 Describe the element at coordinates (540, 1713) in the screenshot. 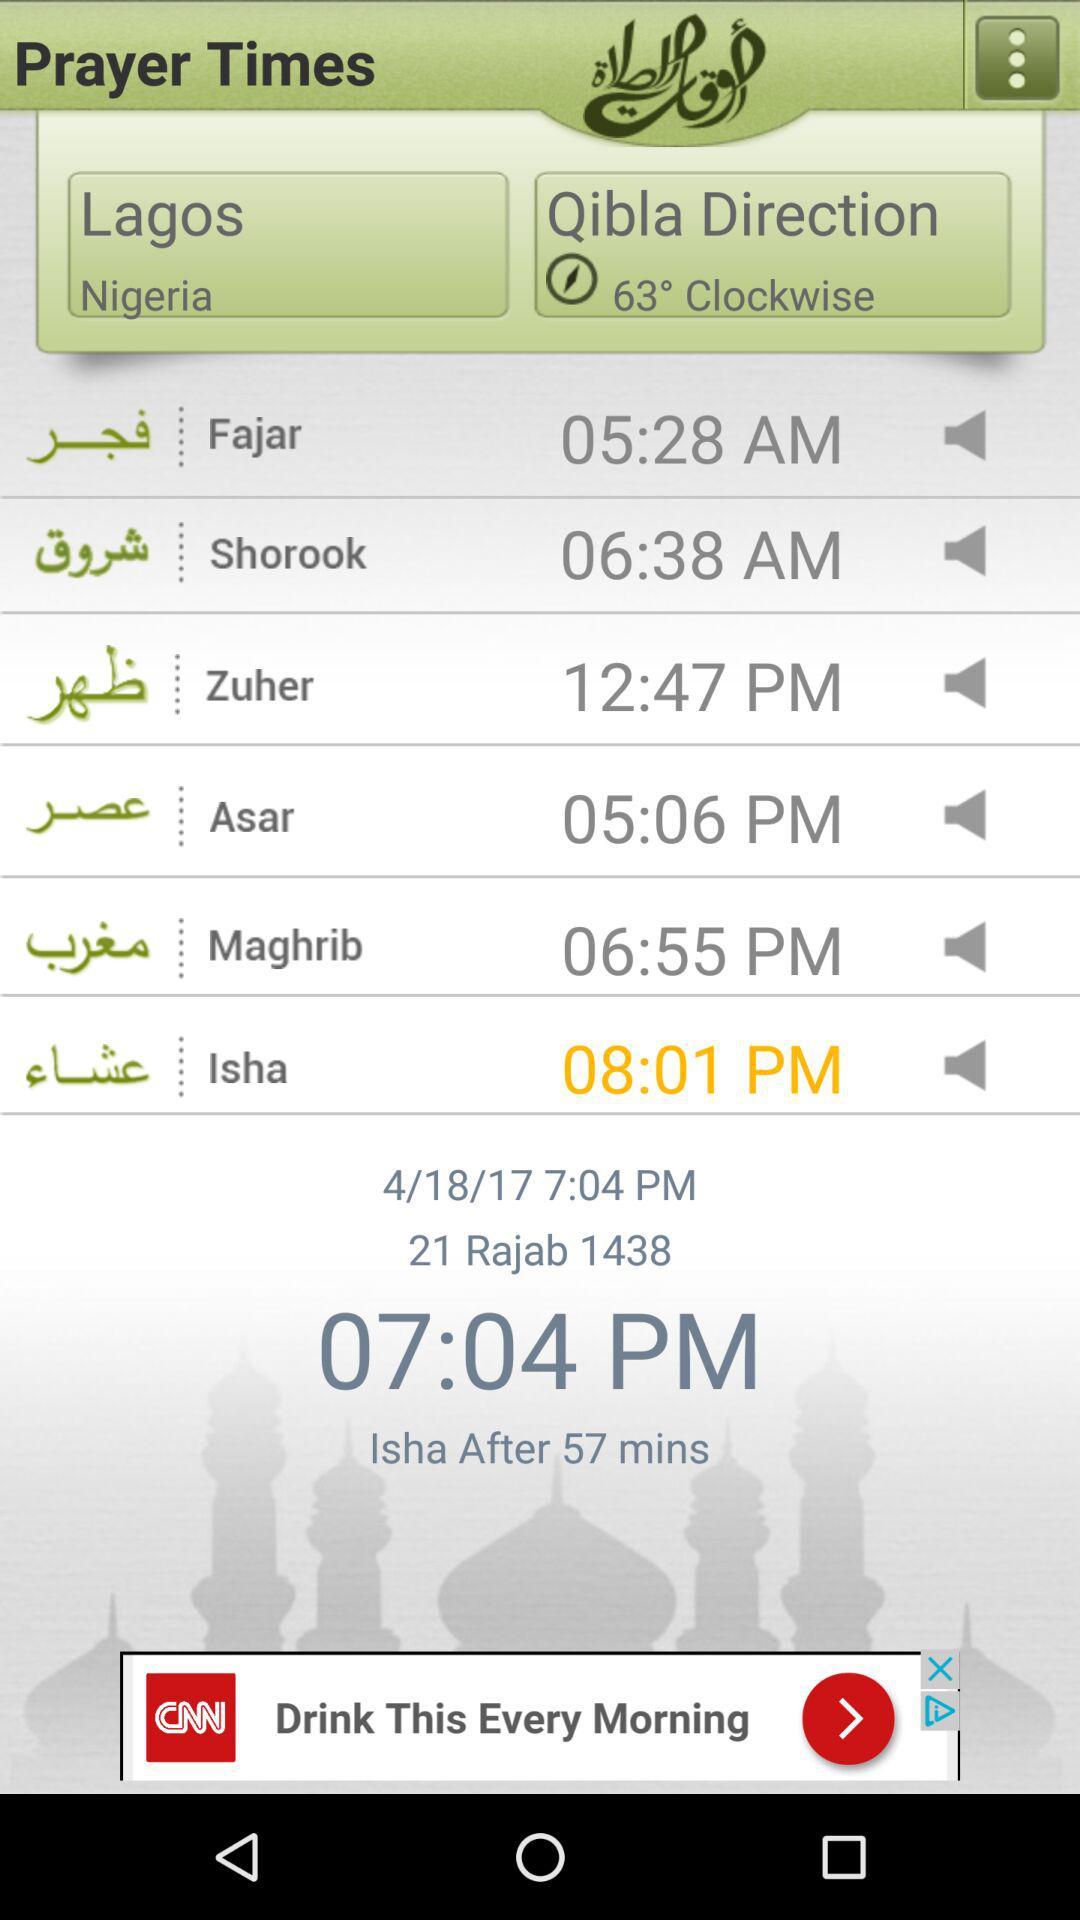

I see `advertisement` at that location.